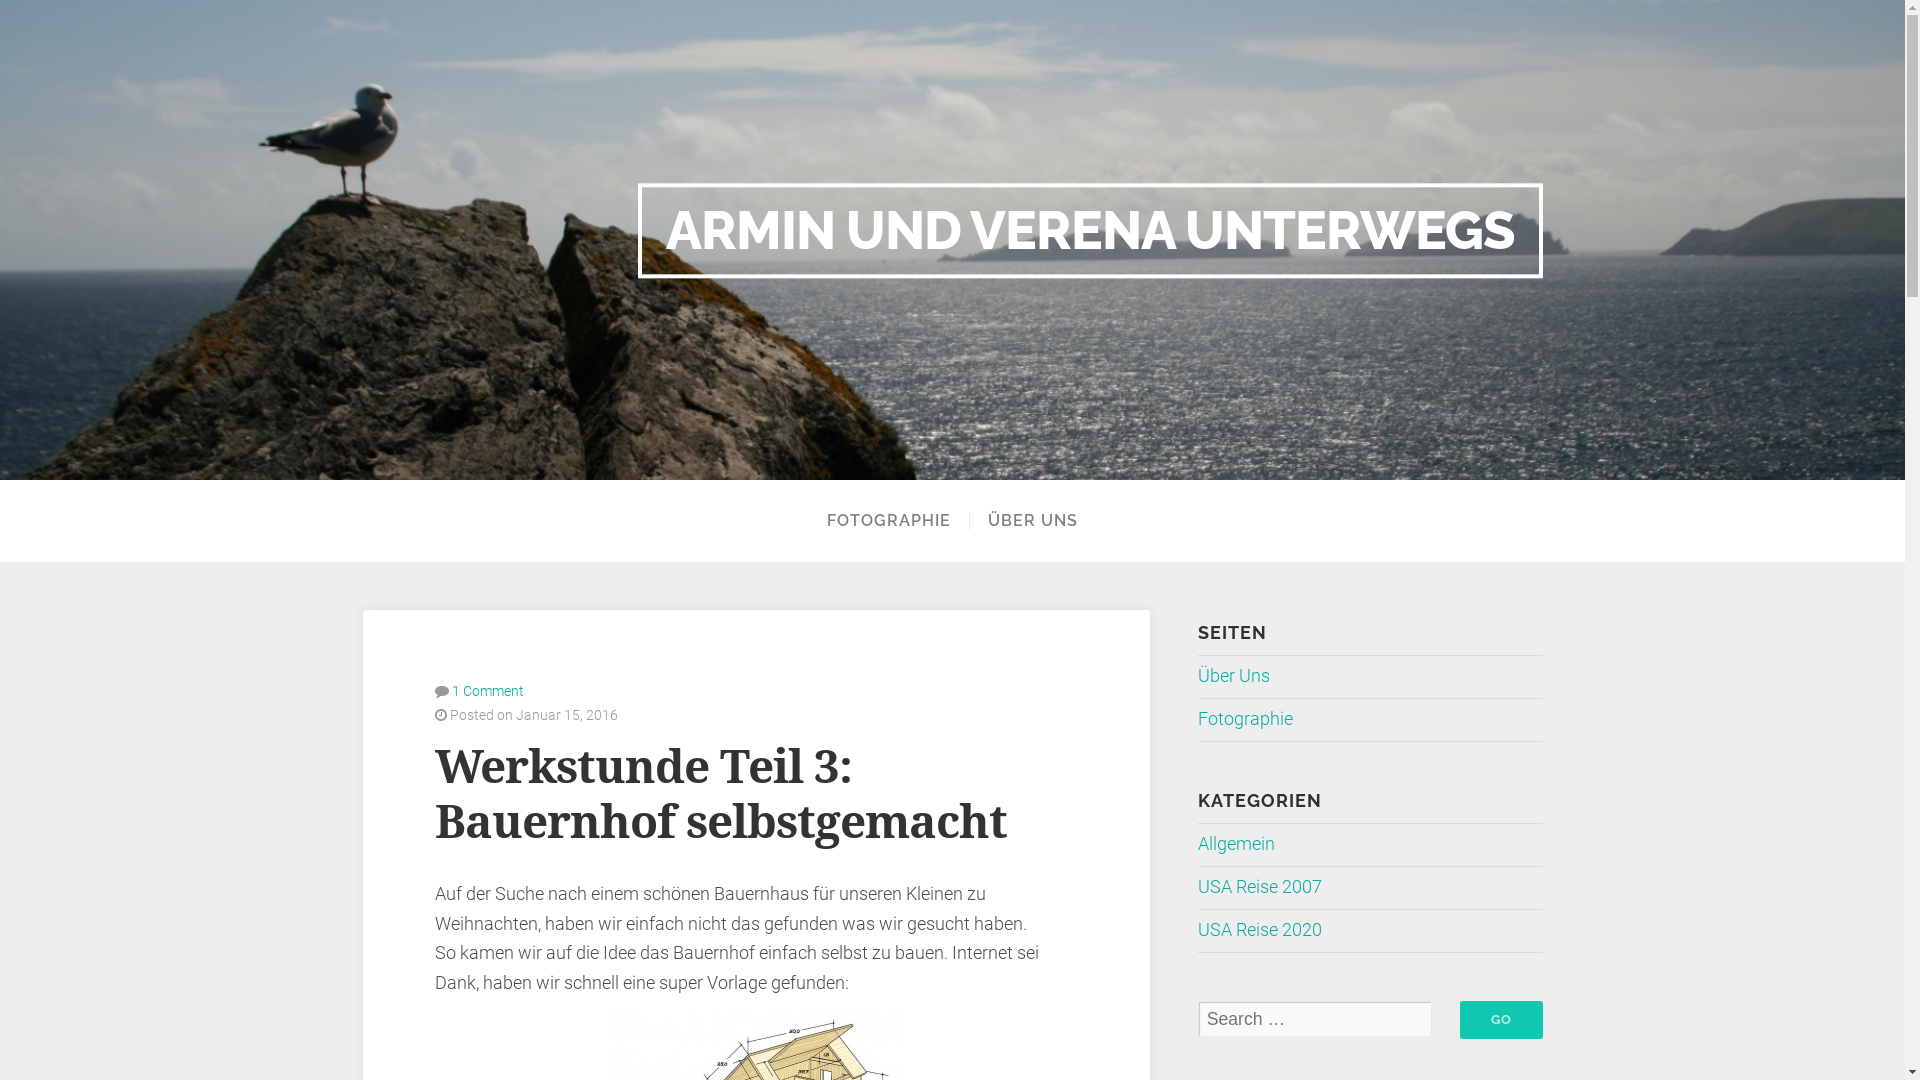  I want to click on '1 Comment', so click(488, 689).